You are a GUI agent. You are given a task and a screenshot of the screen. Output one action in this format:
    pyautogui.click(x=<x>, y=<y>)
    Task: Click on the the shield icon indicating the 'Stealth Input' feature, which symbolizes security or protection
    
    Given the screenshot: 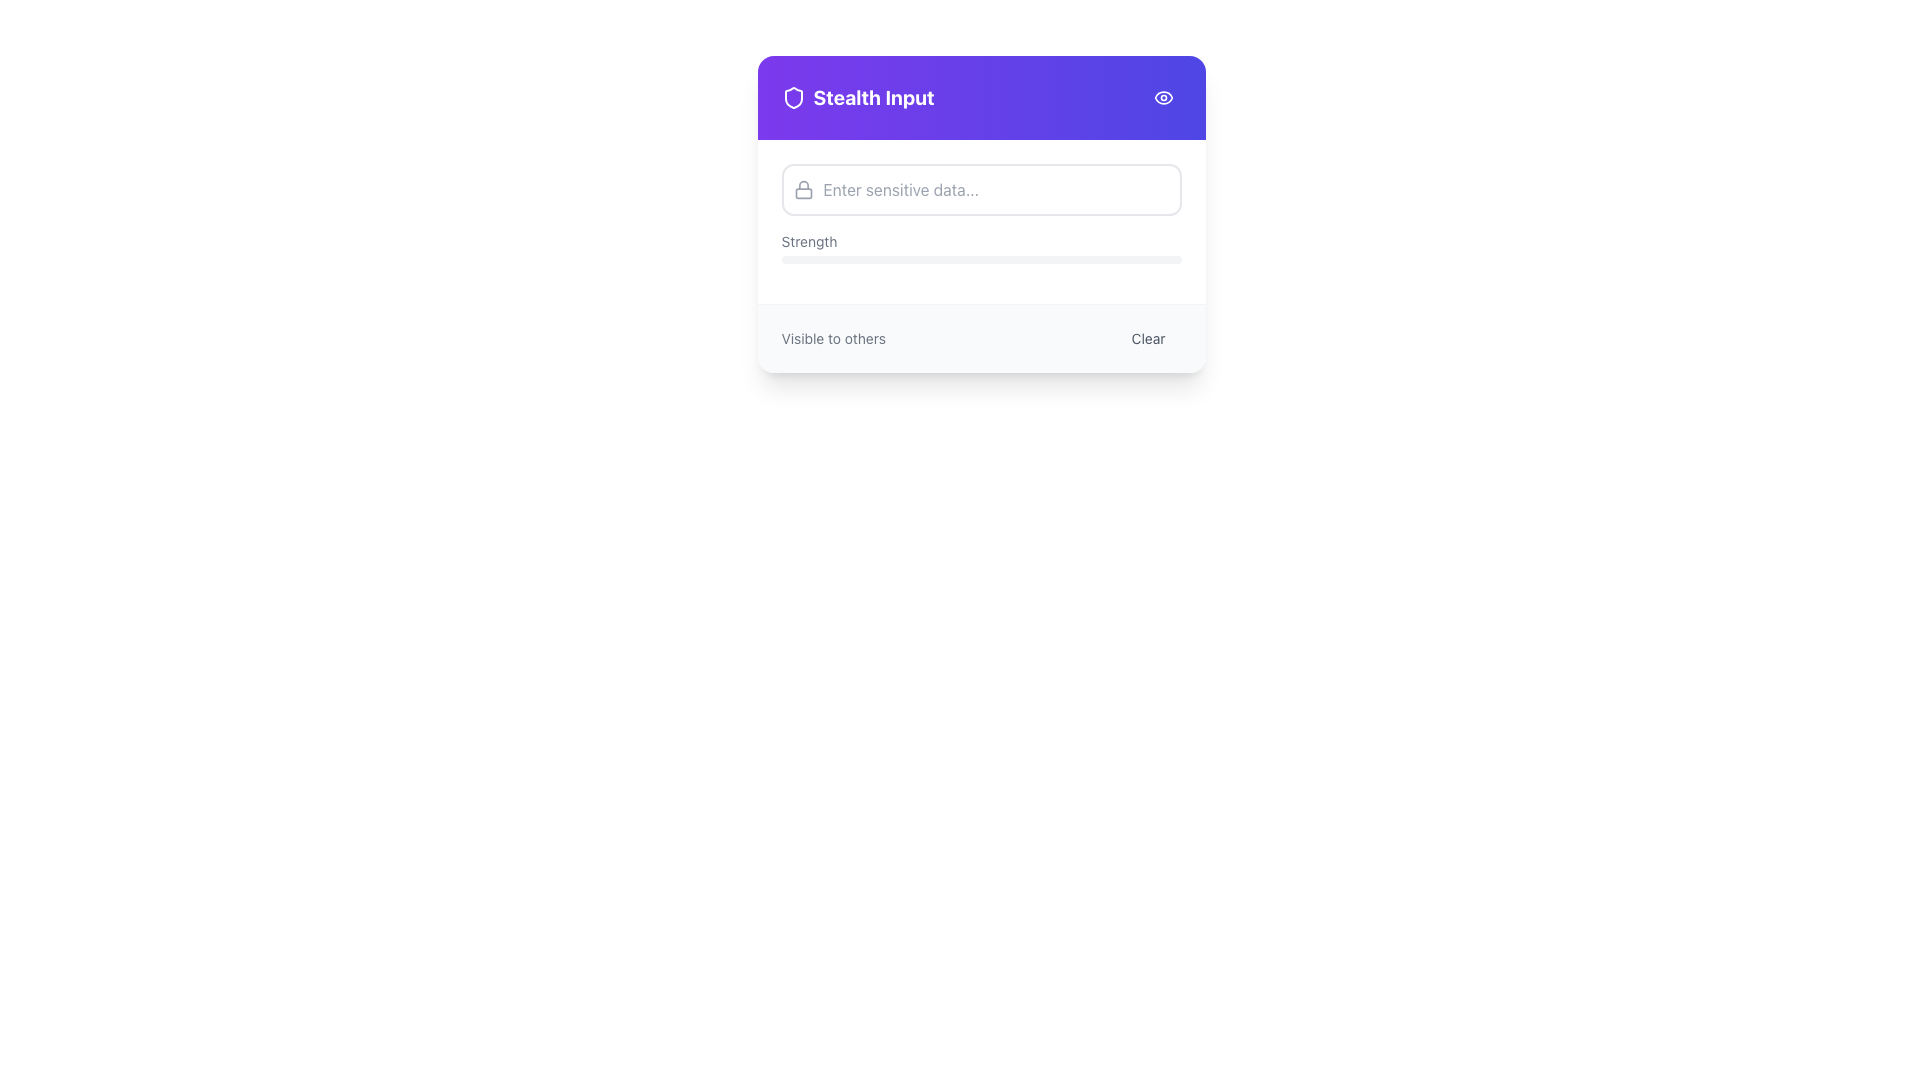 What is the action you would take?
    pyautogui.click(x=792, y=97)
    